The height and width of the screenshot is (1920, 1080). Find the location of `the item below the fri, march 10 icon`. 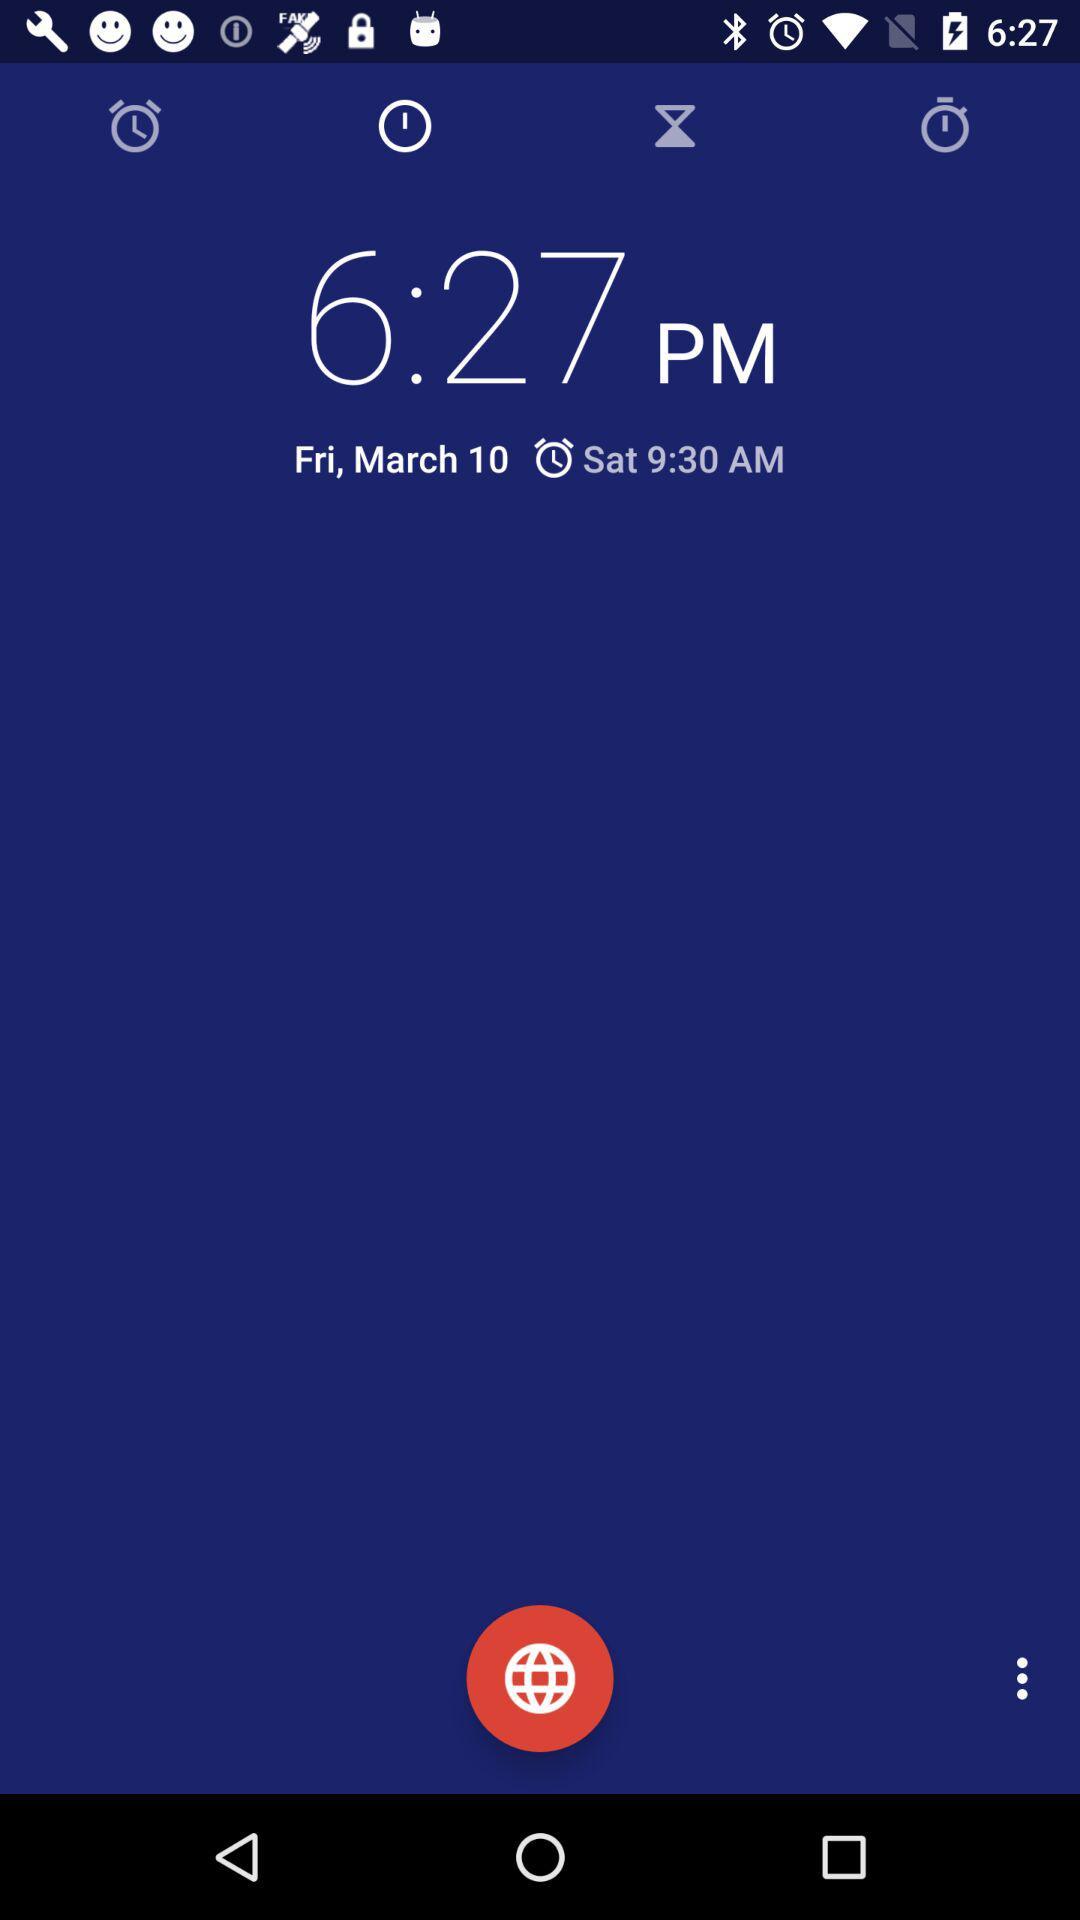

the item below the fri, march 10 icon is located at coordinates (555, 597).